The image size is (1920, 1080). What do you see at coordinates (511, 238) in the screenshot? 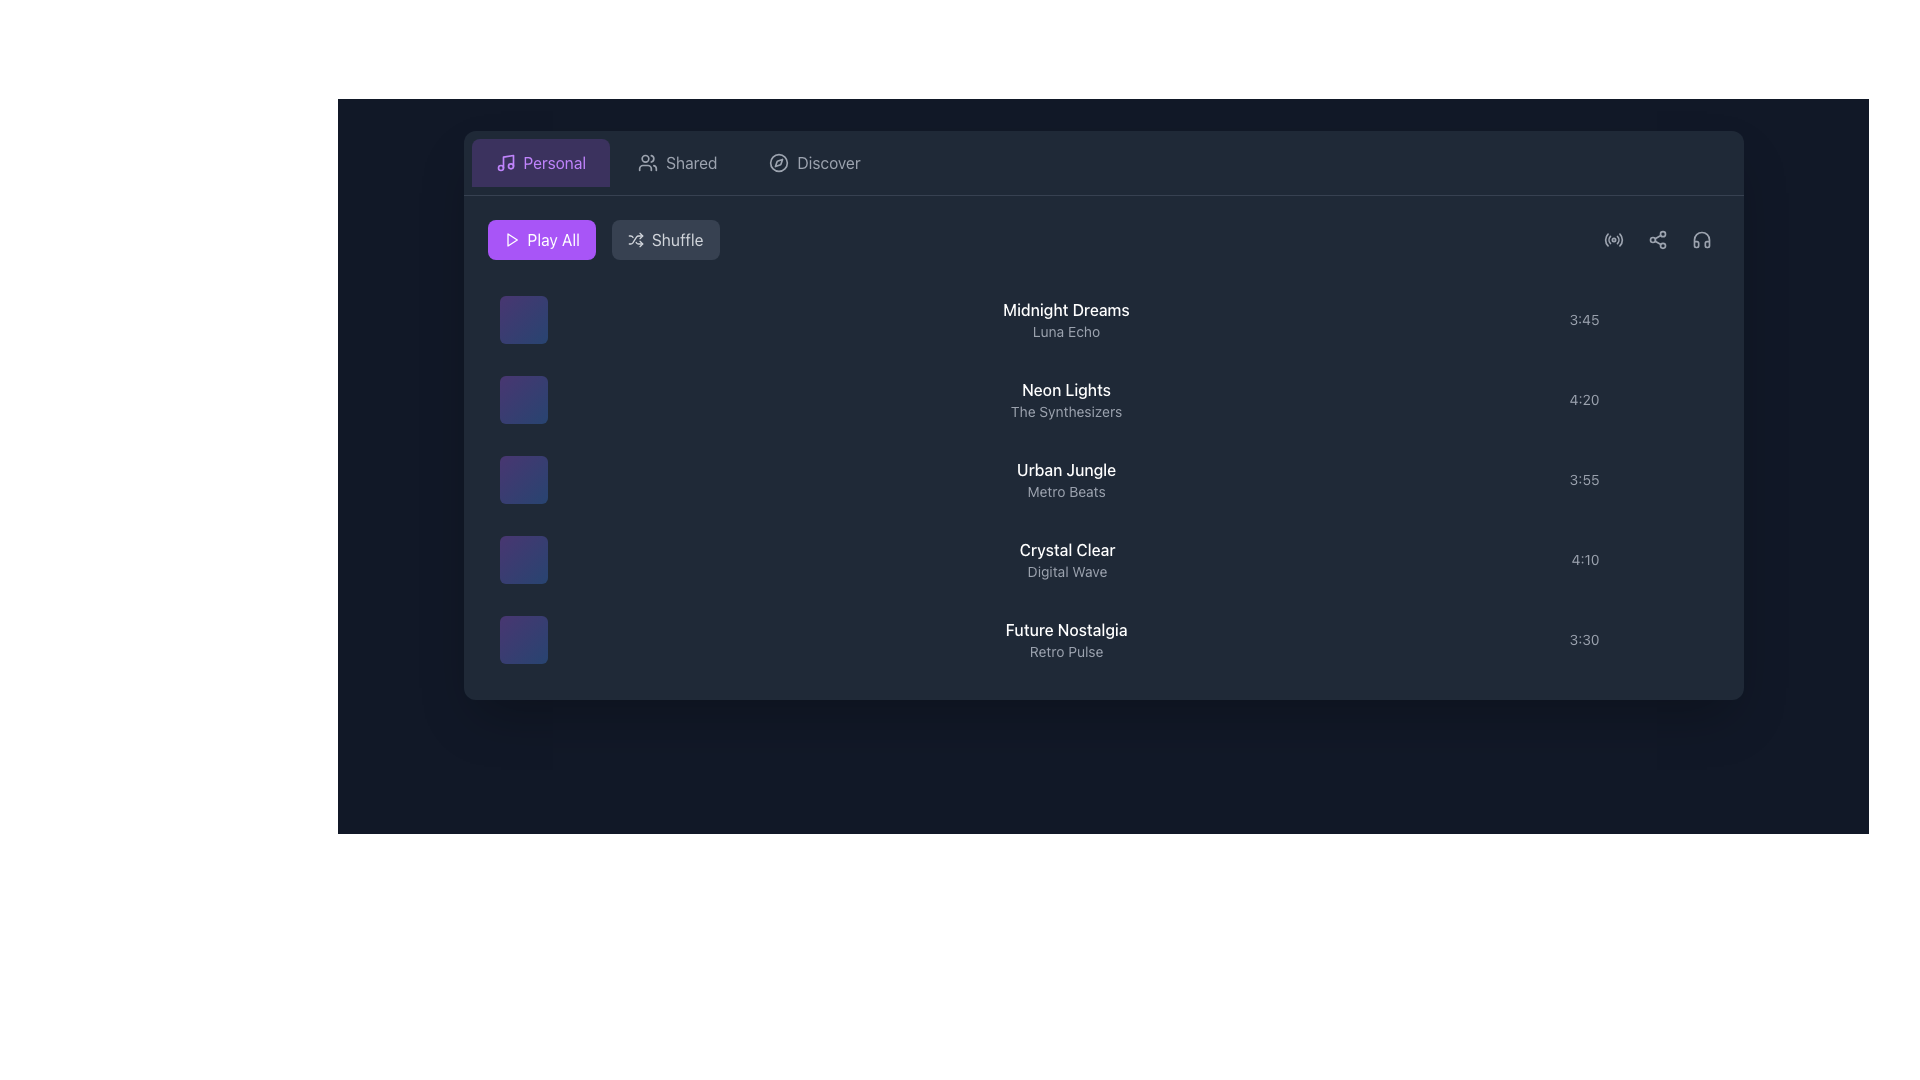
I see `the play icon located to the left of the 'Play All' text, which is part of the 'Play All' button` at bounding box center [511, 238].